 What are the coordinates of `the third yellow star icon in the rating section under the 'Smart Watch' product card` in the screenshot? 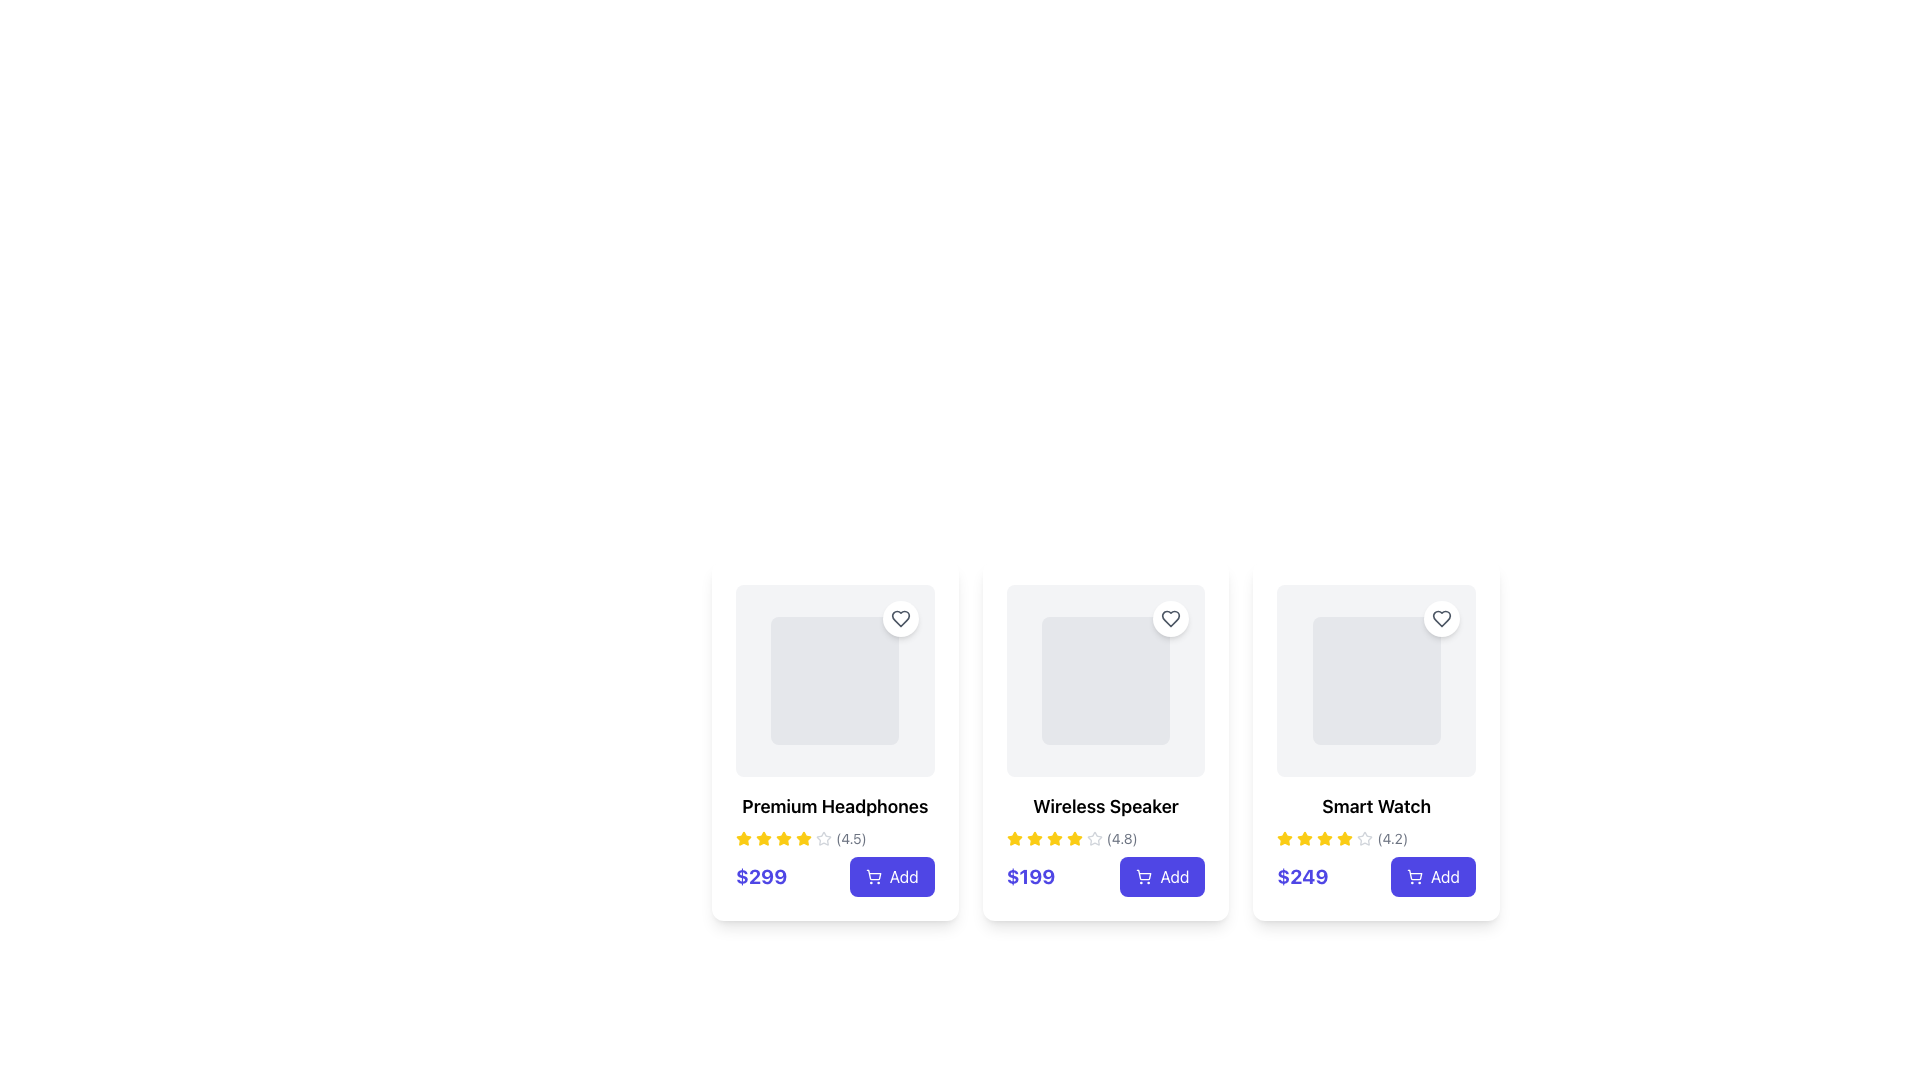 It's located at (1305, 839).